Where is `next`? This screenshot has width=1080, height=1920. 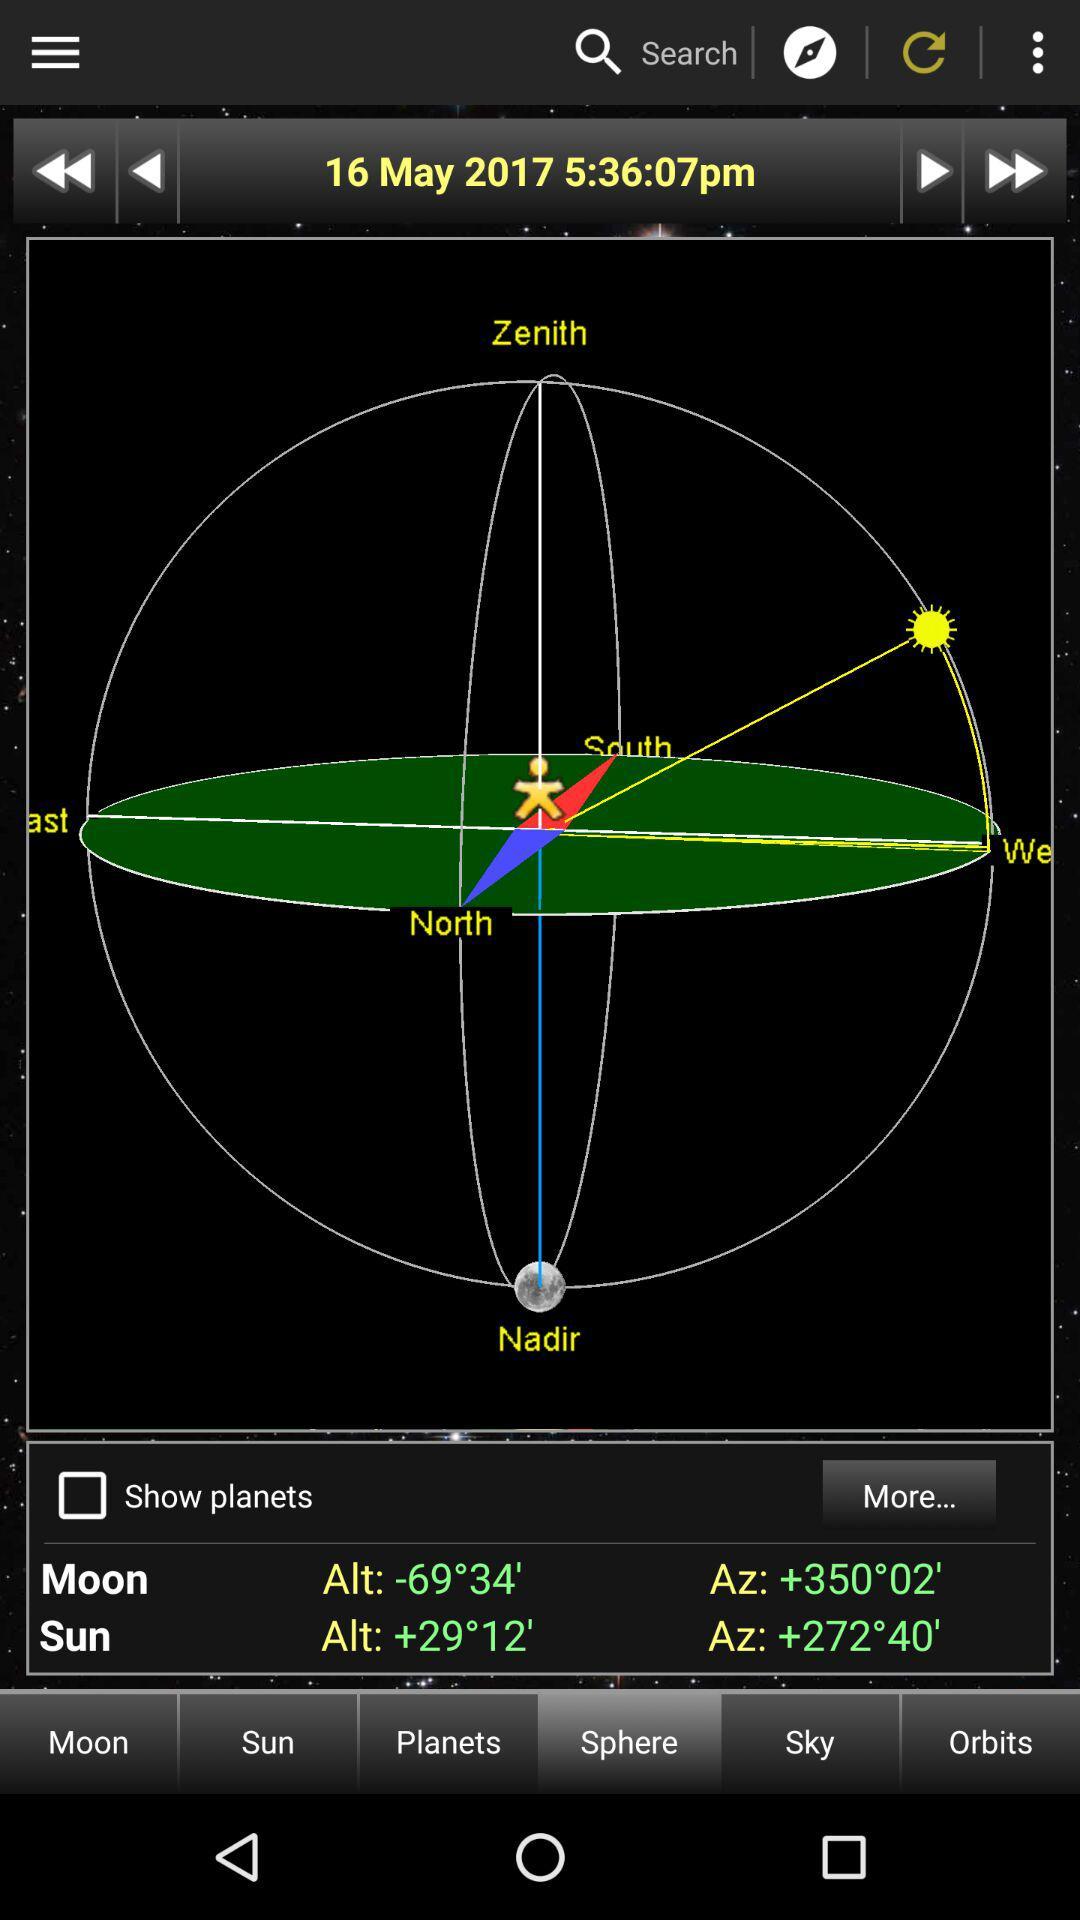
next is located at coordinates (932, 171).